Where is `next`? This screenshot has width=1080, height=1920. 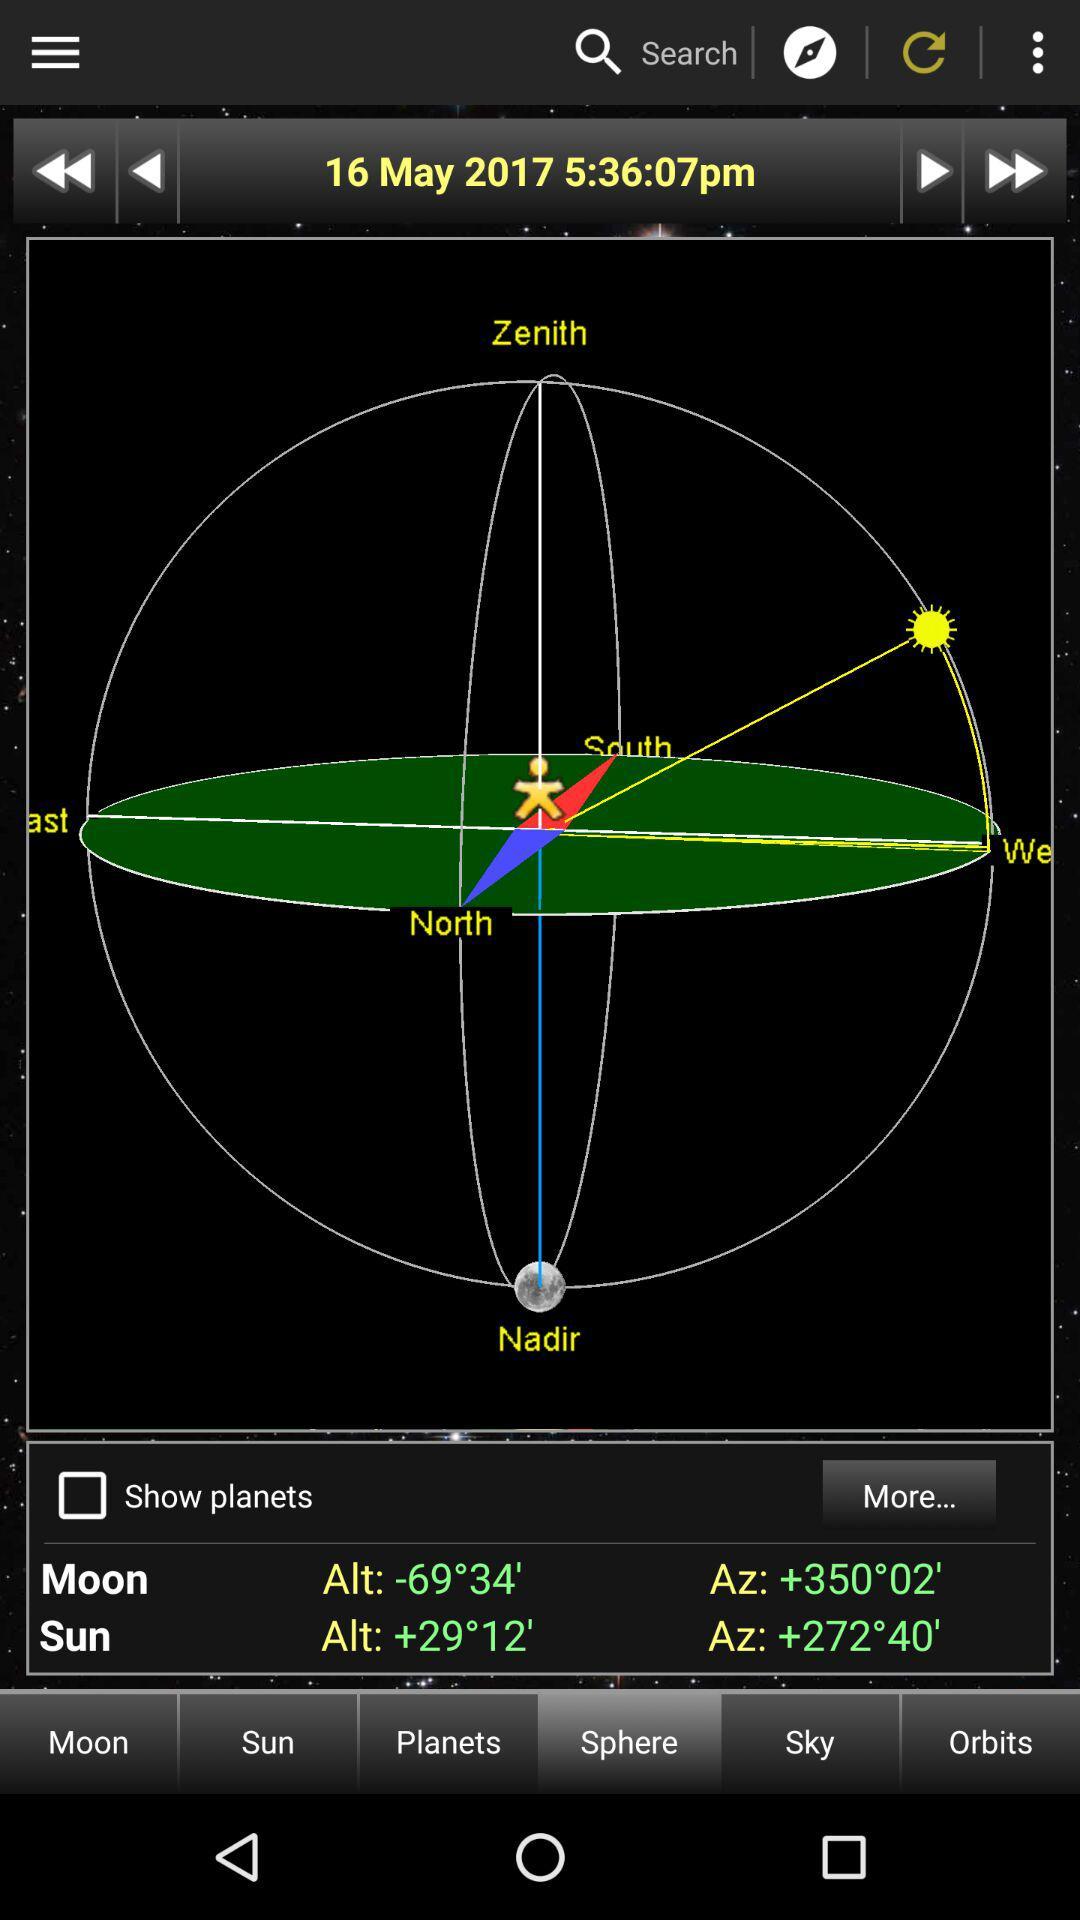
next is located at coordinates (932, 171).